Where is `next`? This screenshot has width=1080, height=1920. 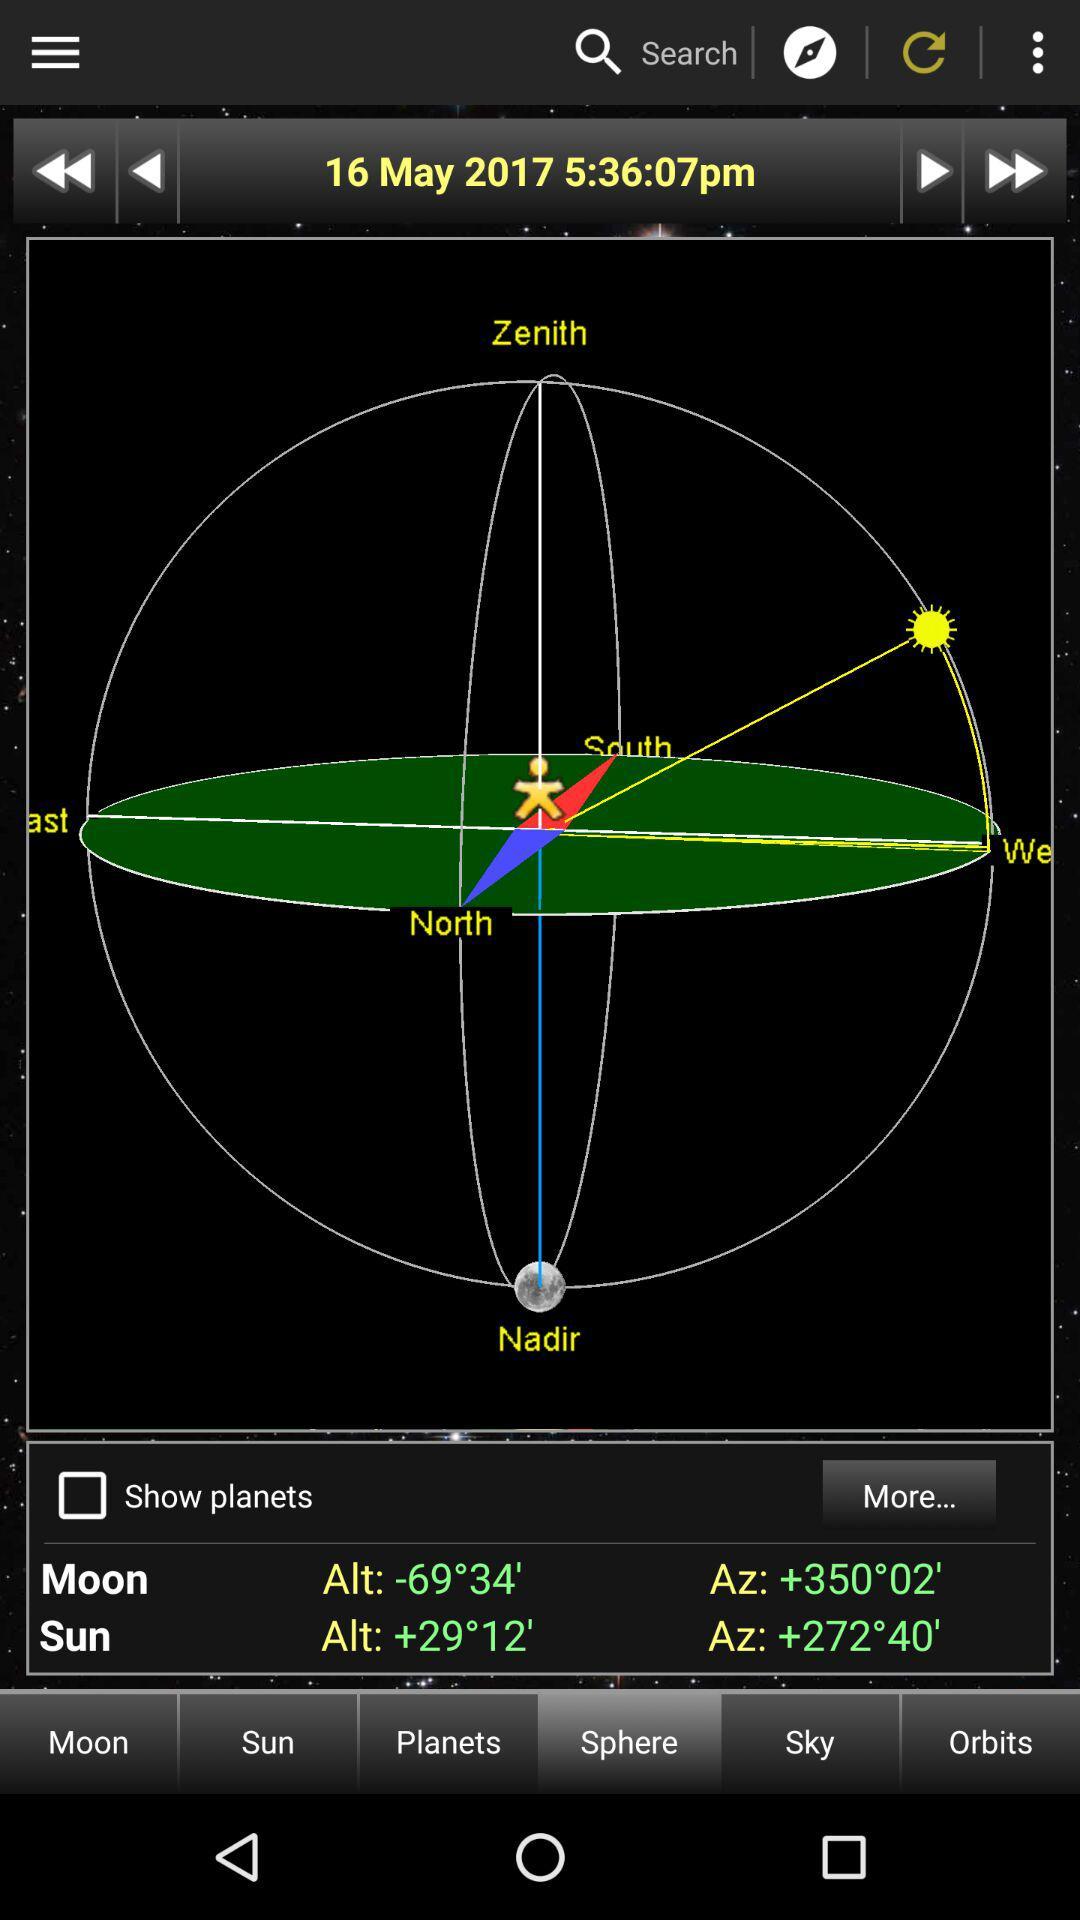
next is located at coordinates (932, 171).